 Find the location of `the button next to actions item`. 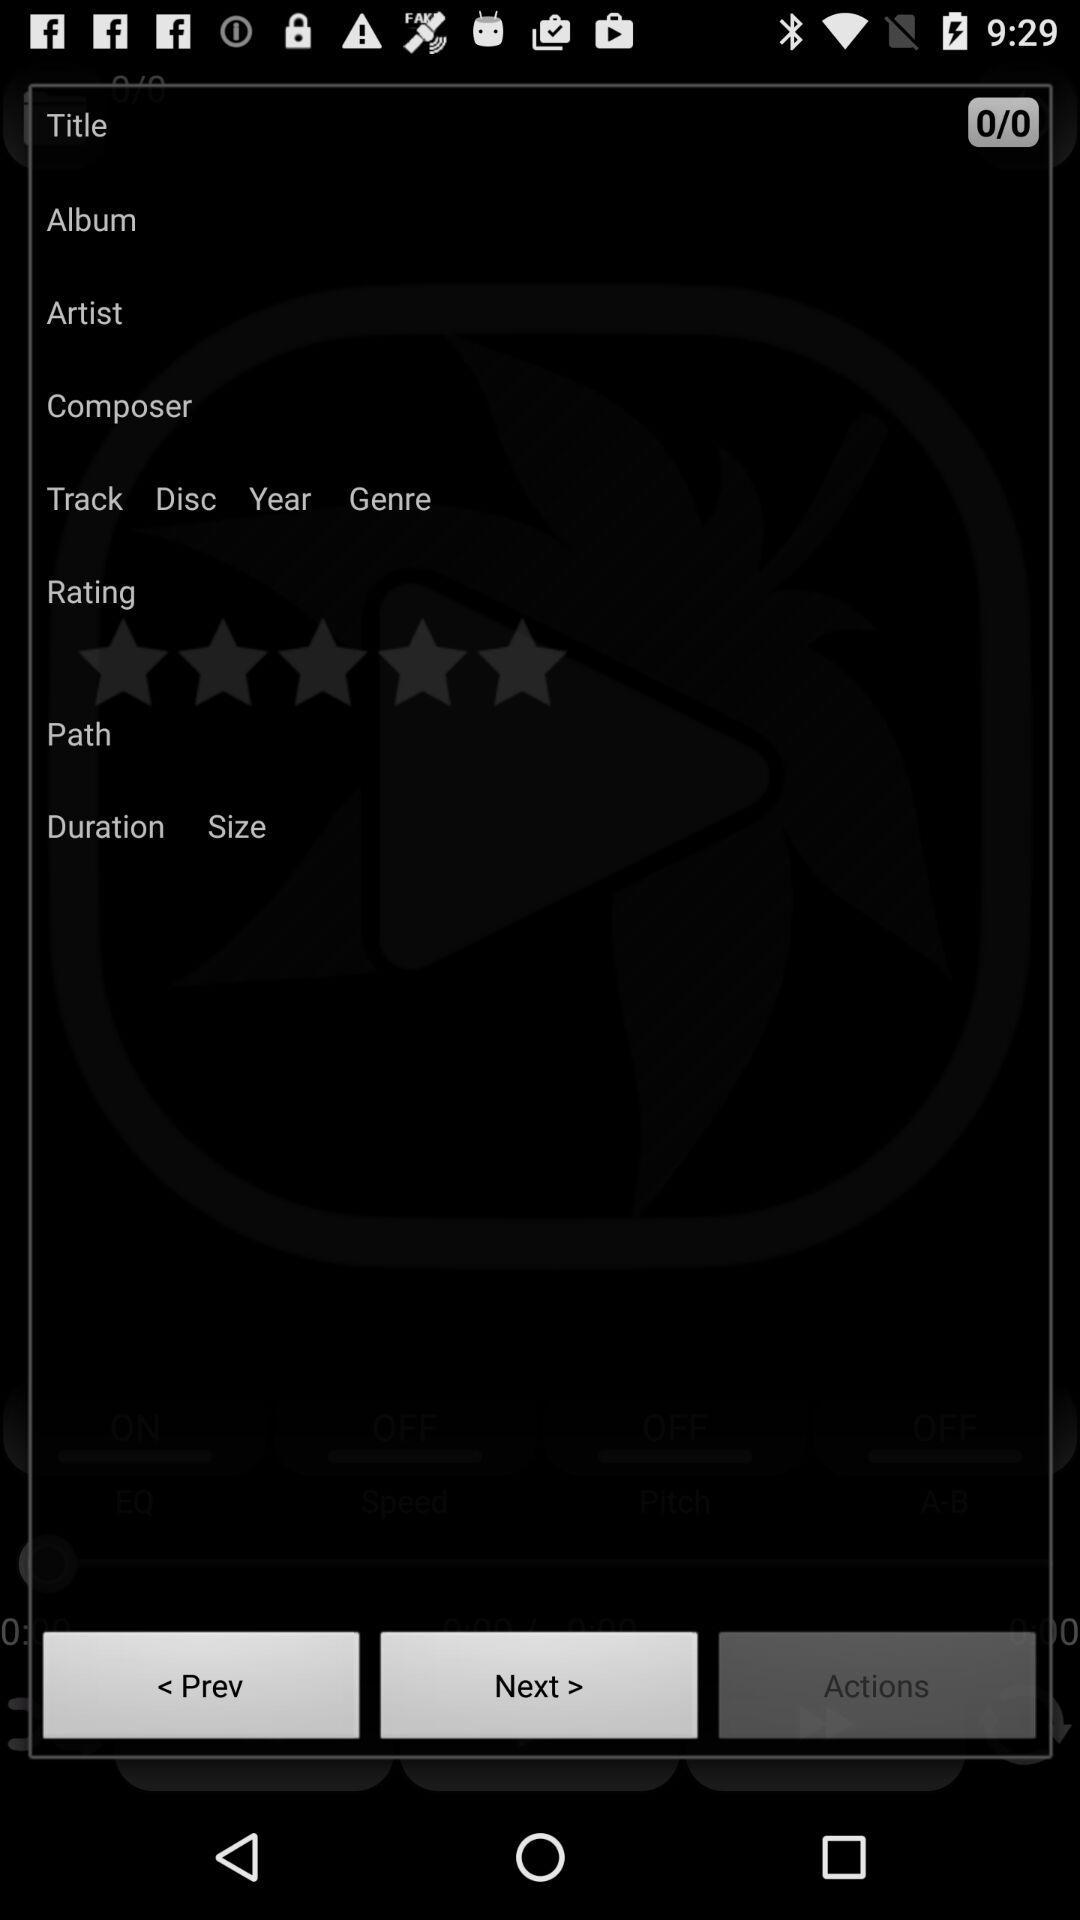

the button next to actions item is located at coordinates (538, 1690).